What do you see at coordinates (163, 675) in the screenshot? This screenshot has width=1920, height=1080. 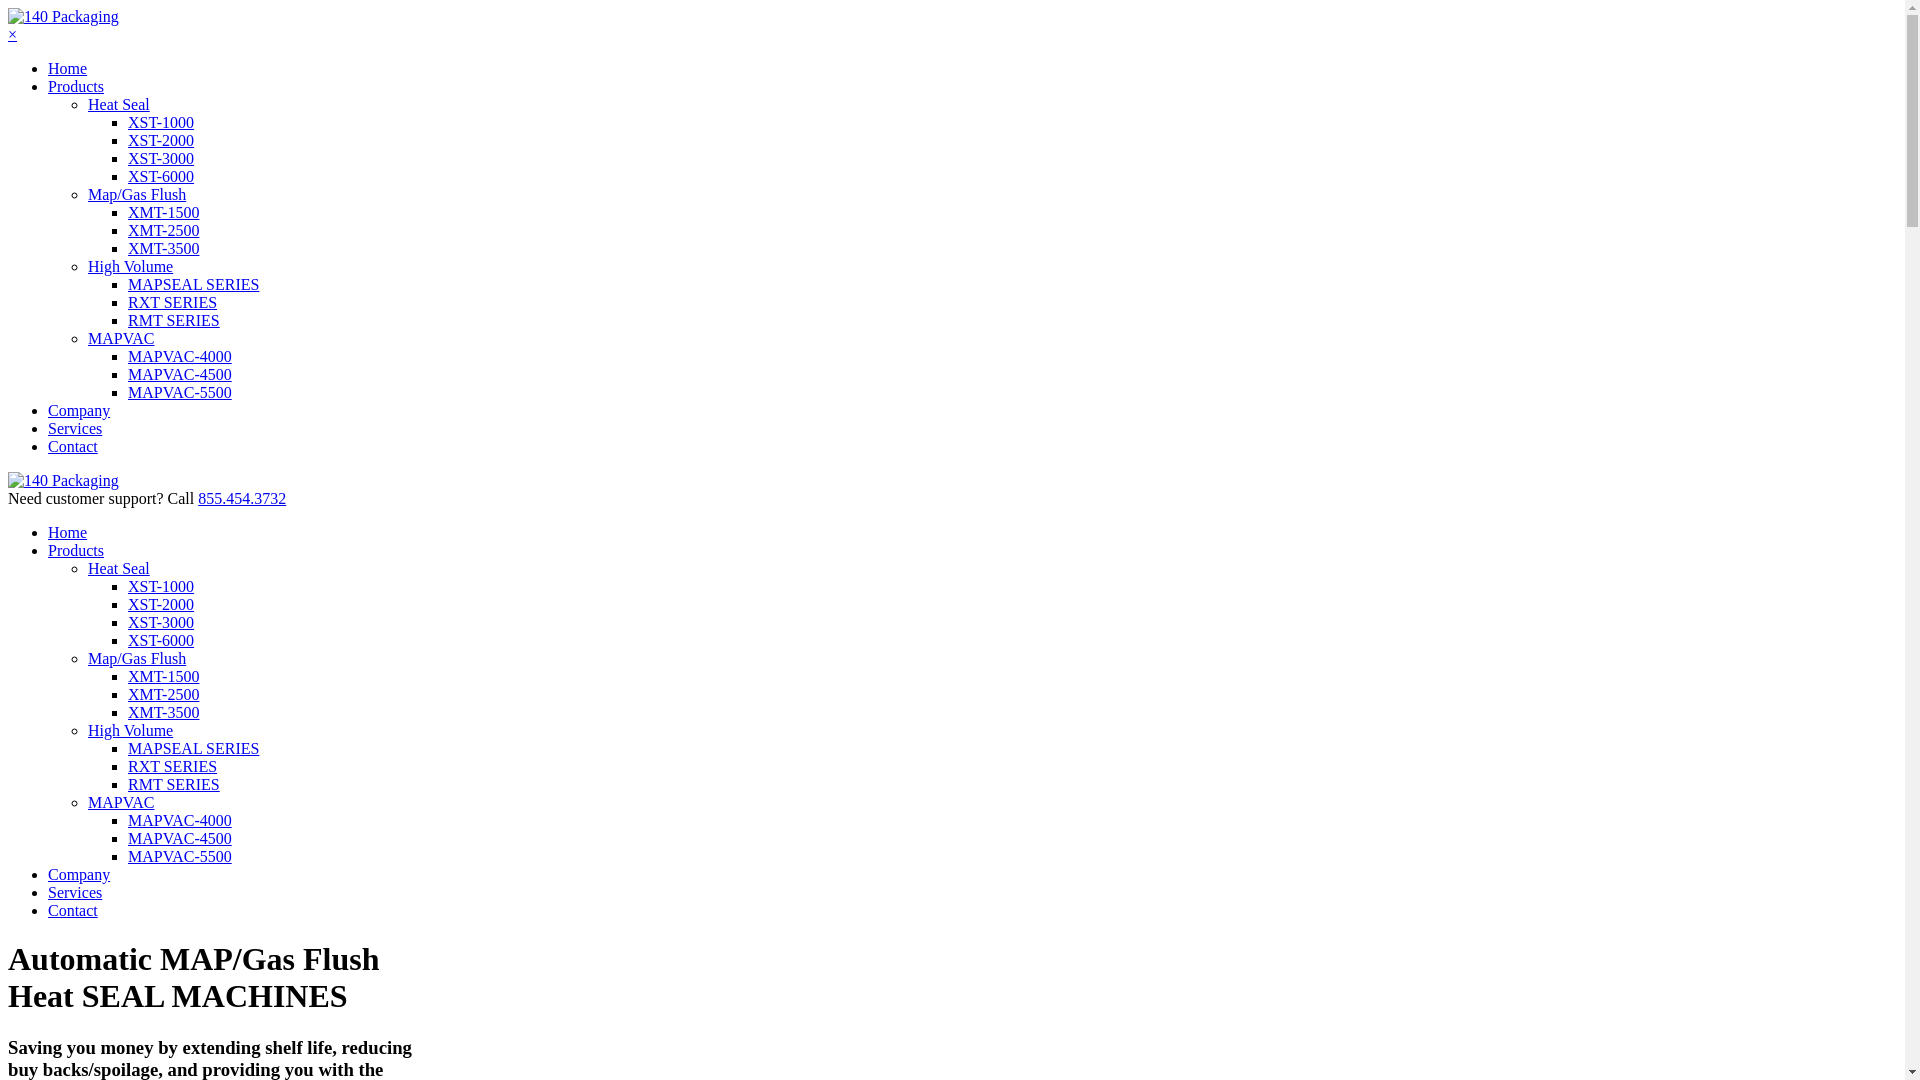 I see `'XMT-1500'` at bounding box center [163, 675].